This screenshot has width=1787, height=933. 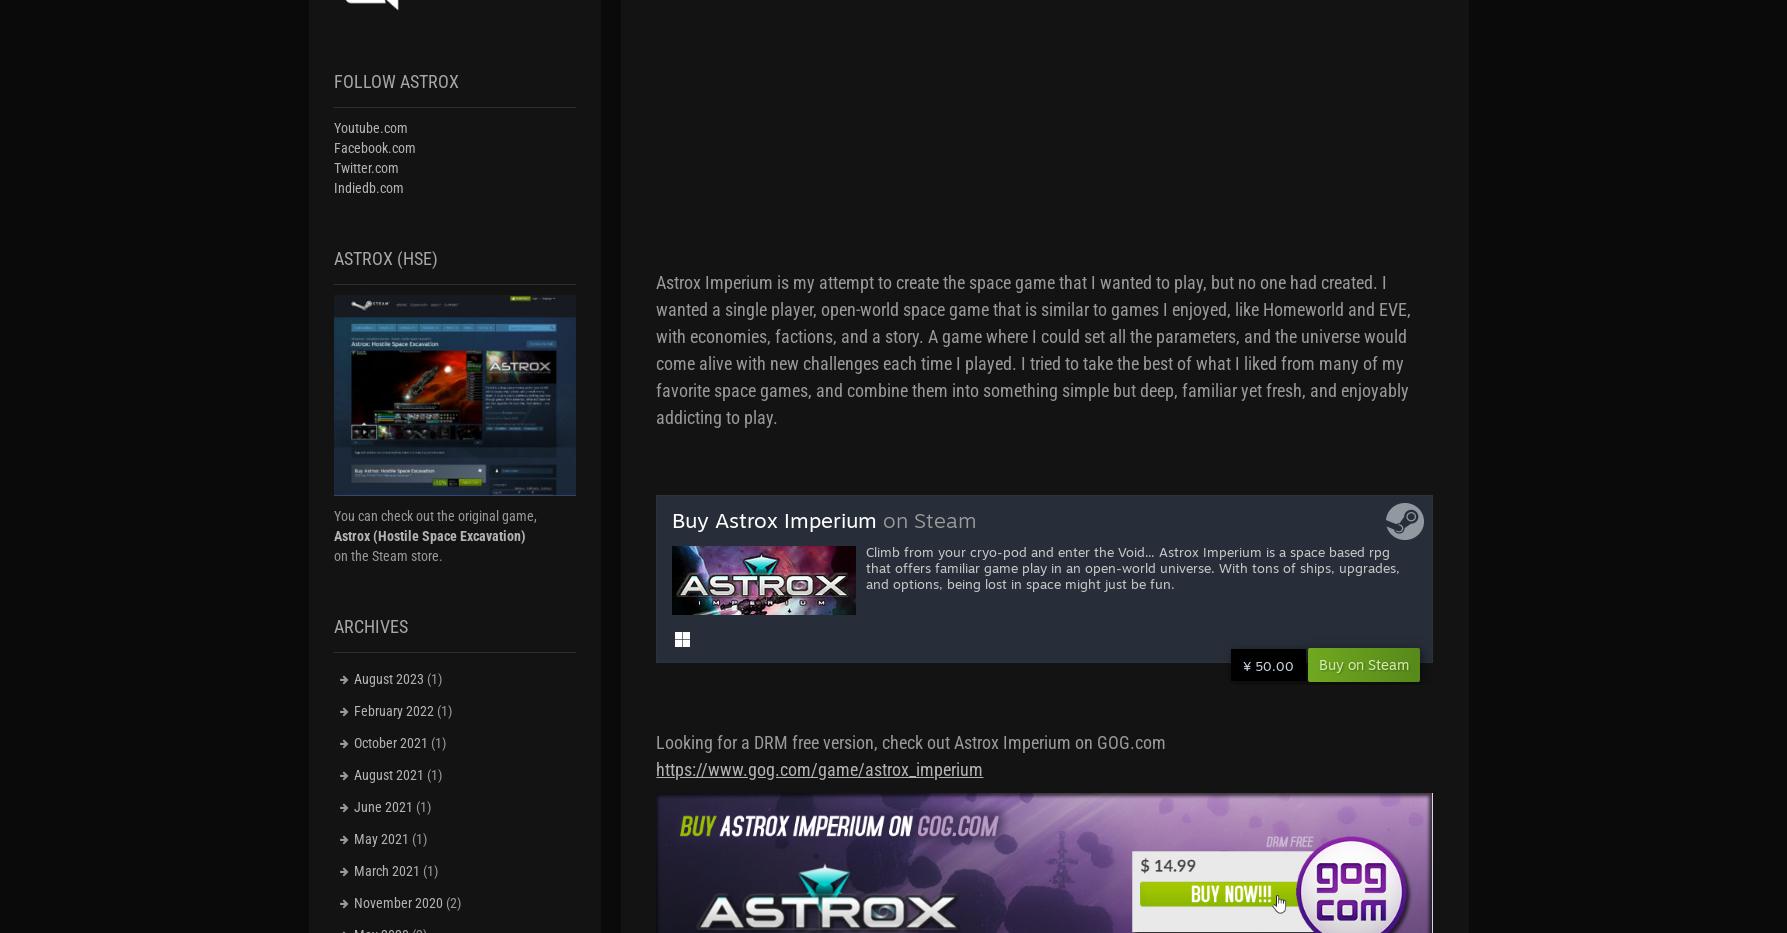 What do you see at coordinates (395, 81) in the screenshot?
I see `'Follow Astrox'` at bounding box center [395, 81].